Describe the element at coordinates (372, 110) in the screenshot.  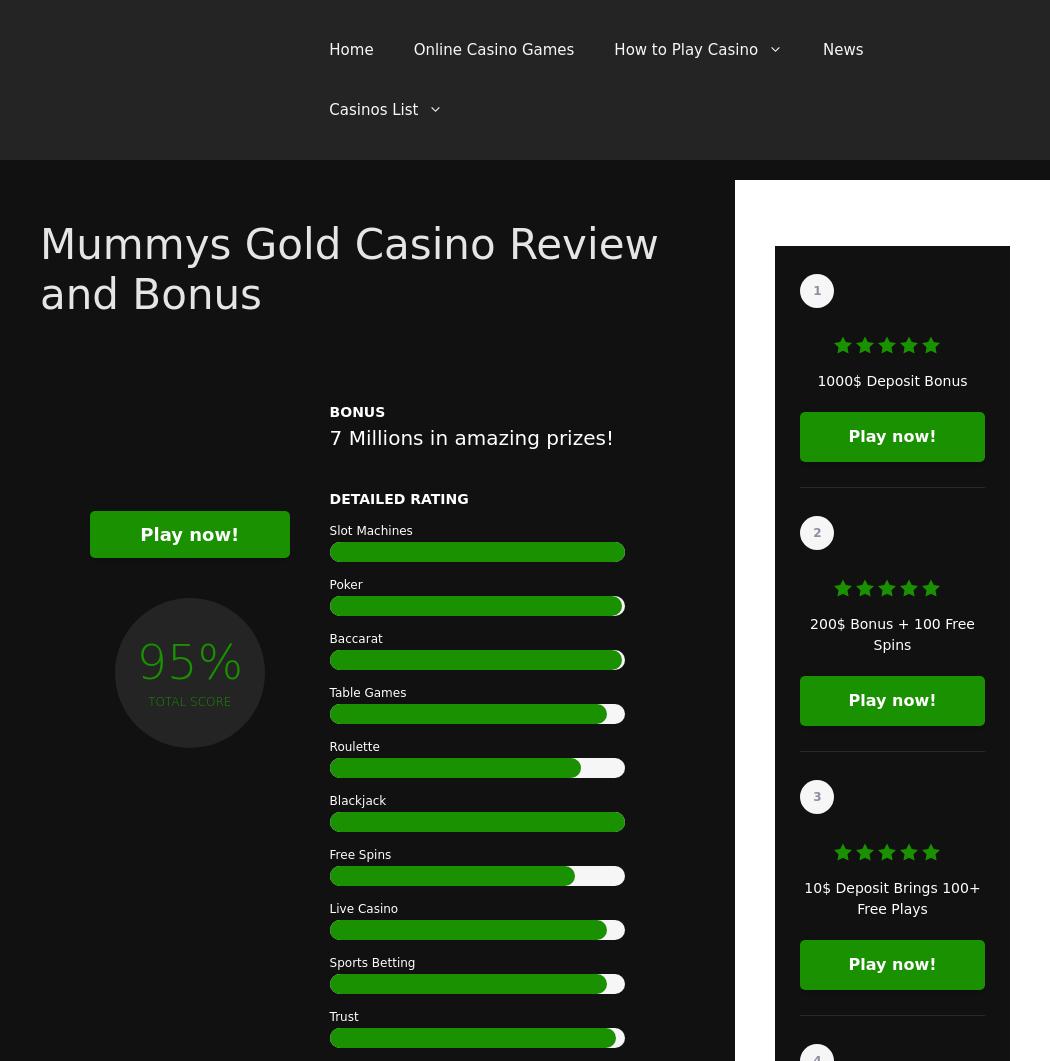
I see `'Casinos List'` at that location.